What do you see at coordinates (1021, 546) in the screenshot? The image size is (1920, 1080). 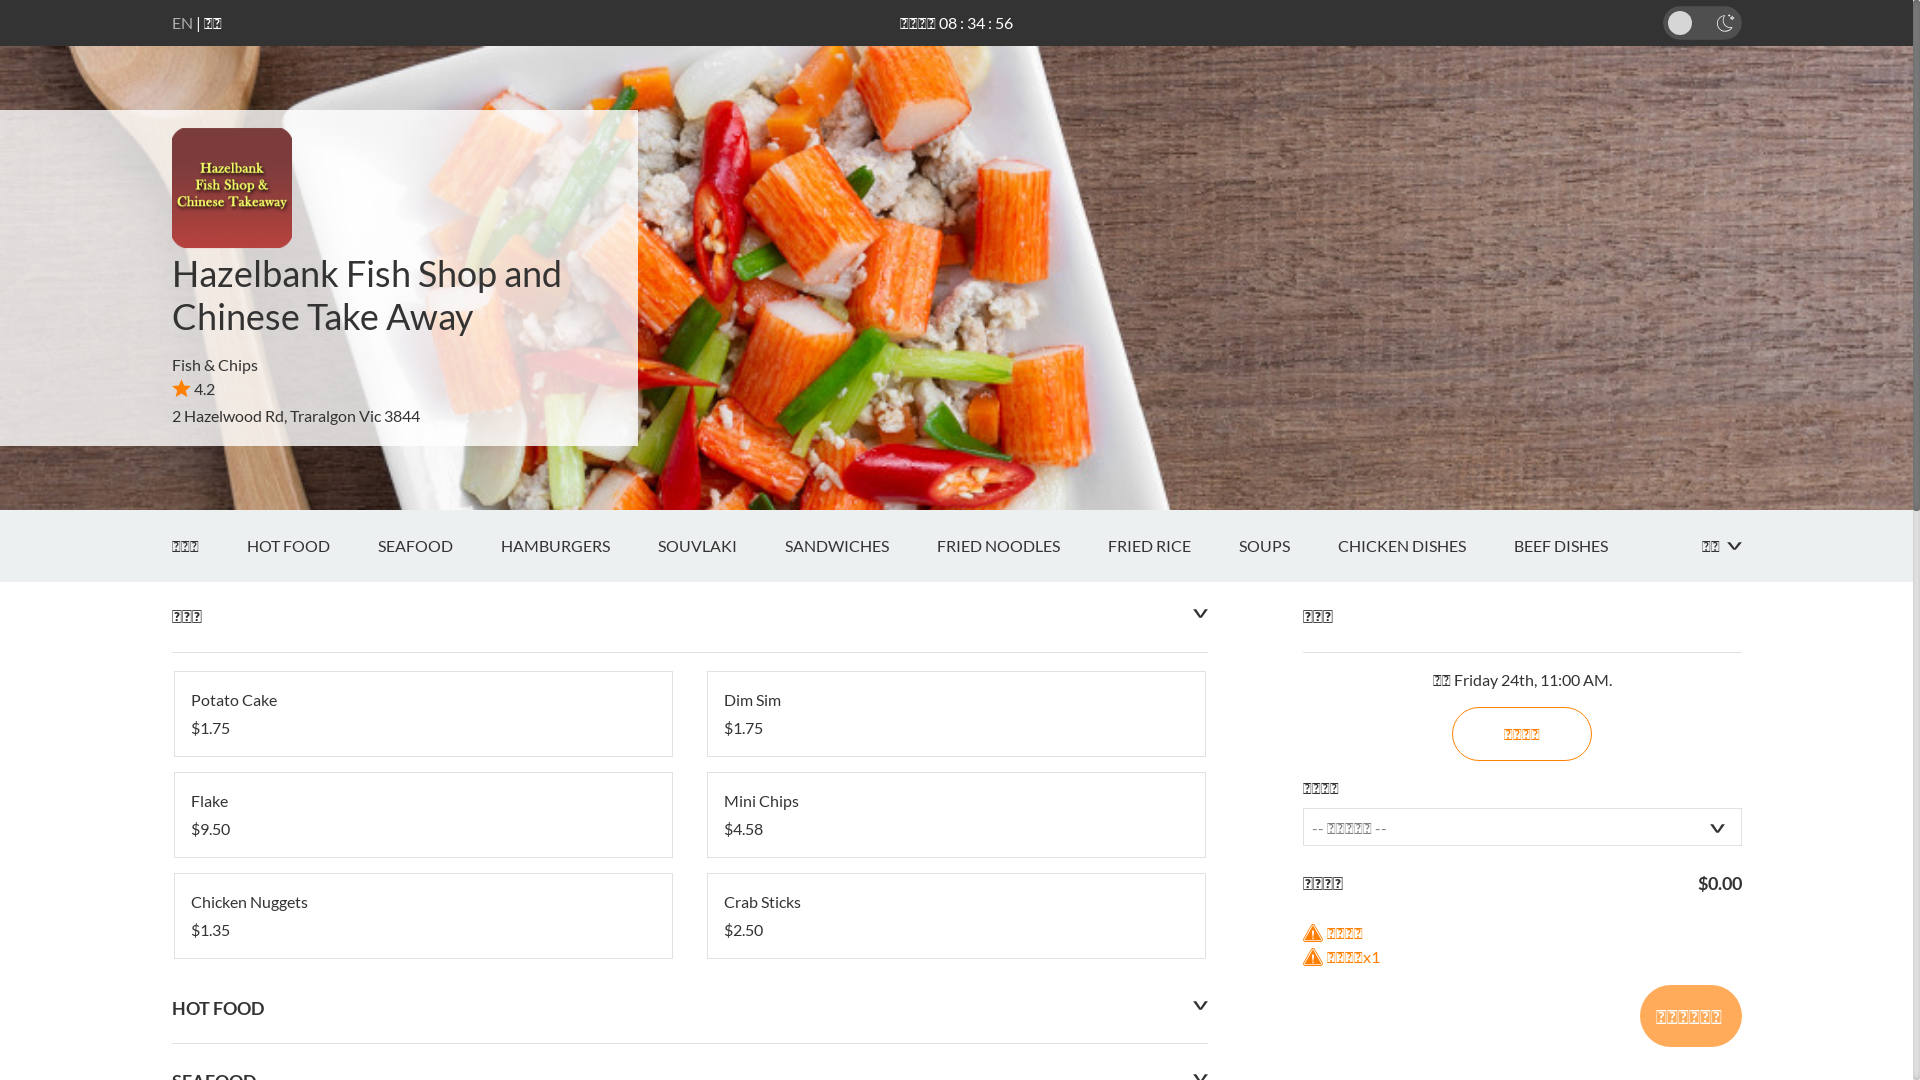 I see `'FRIED NOODLES'` at bounding box center [1021, 546].